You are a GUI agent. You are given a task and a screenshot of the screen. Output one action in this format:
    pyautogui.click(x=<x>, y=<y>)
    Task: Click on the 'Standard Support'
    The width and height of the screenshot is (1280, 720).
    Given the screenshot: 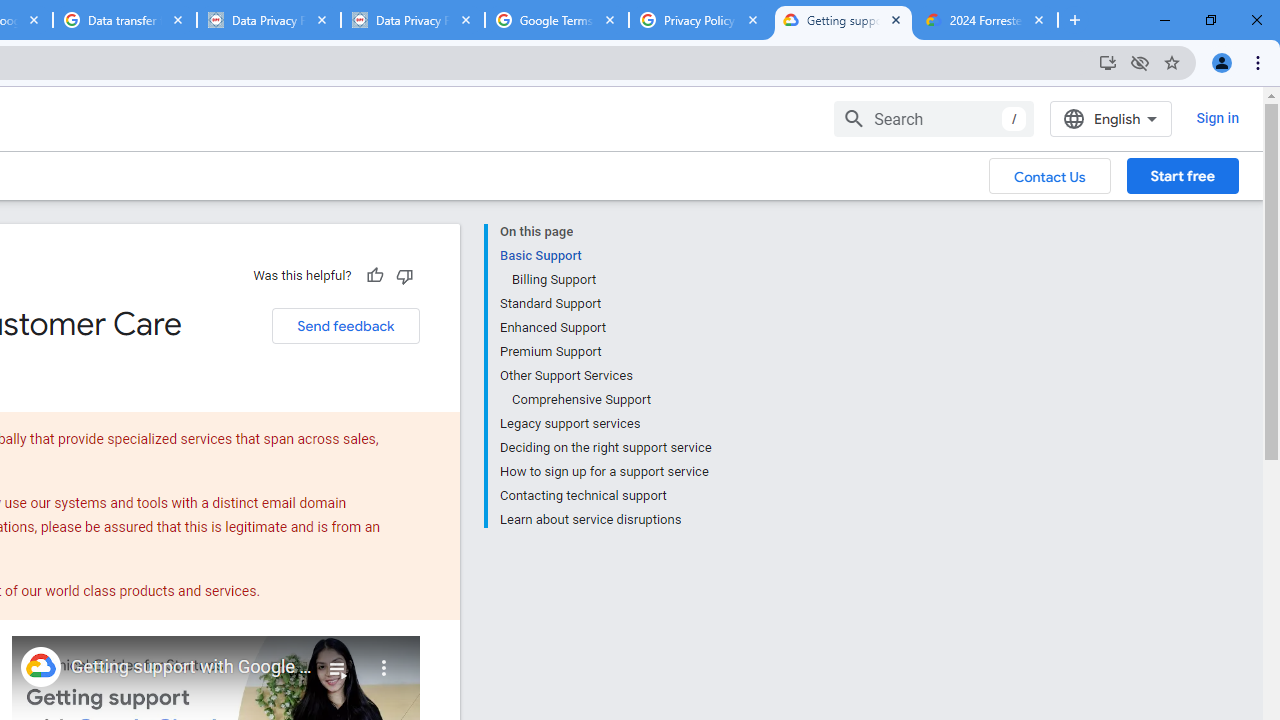 What is the action you would take?
    pyautogui.click(x=604, y=304)
    